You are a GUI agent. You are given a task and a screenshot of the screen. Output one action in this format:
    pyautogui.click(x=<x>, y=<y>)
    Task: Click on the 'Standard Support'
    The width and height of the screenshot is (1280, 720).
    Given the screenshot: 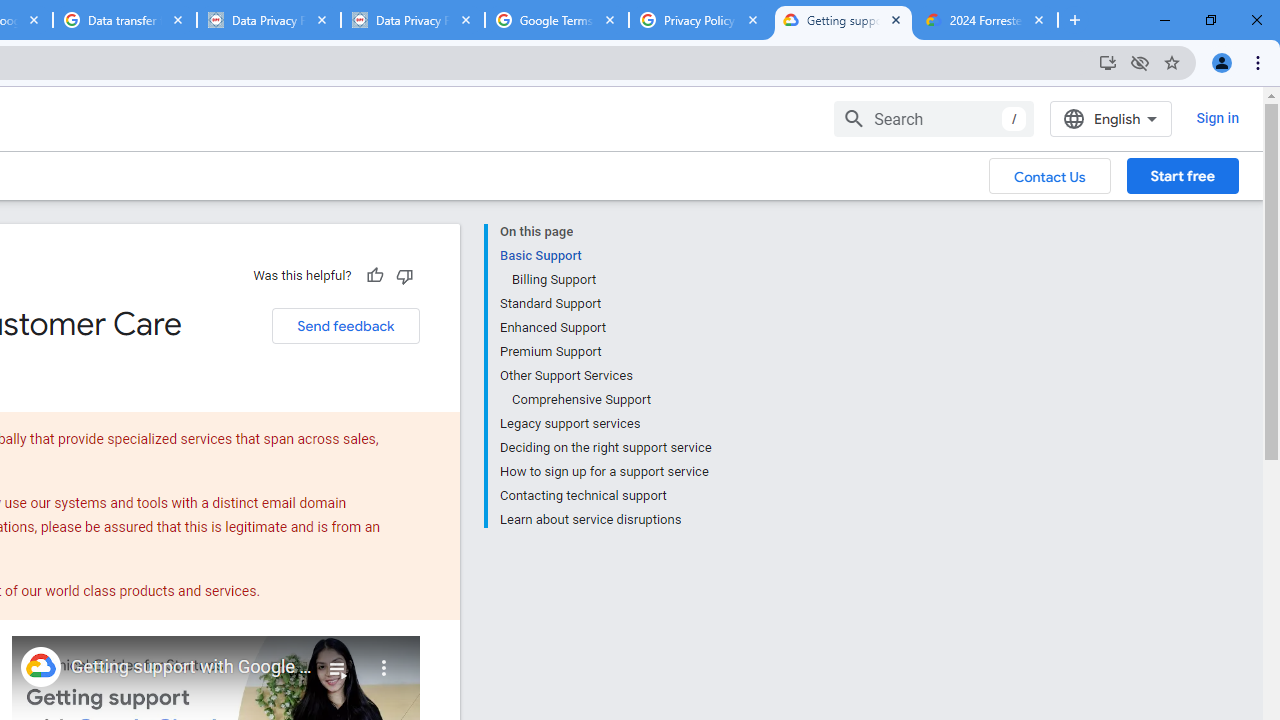 What is the action you would take?
    pyautogui.click(x=604, y=304)
    